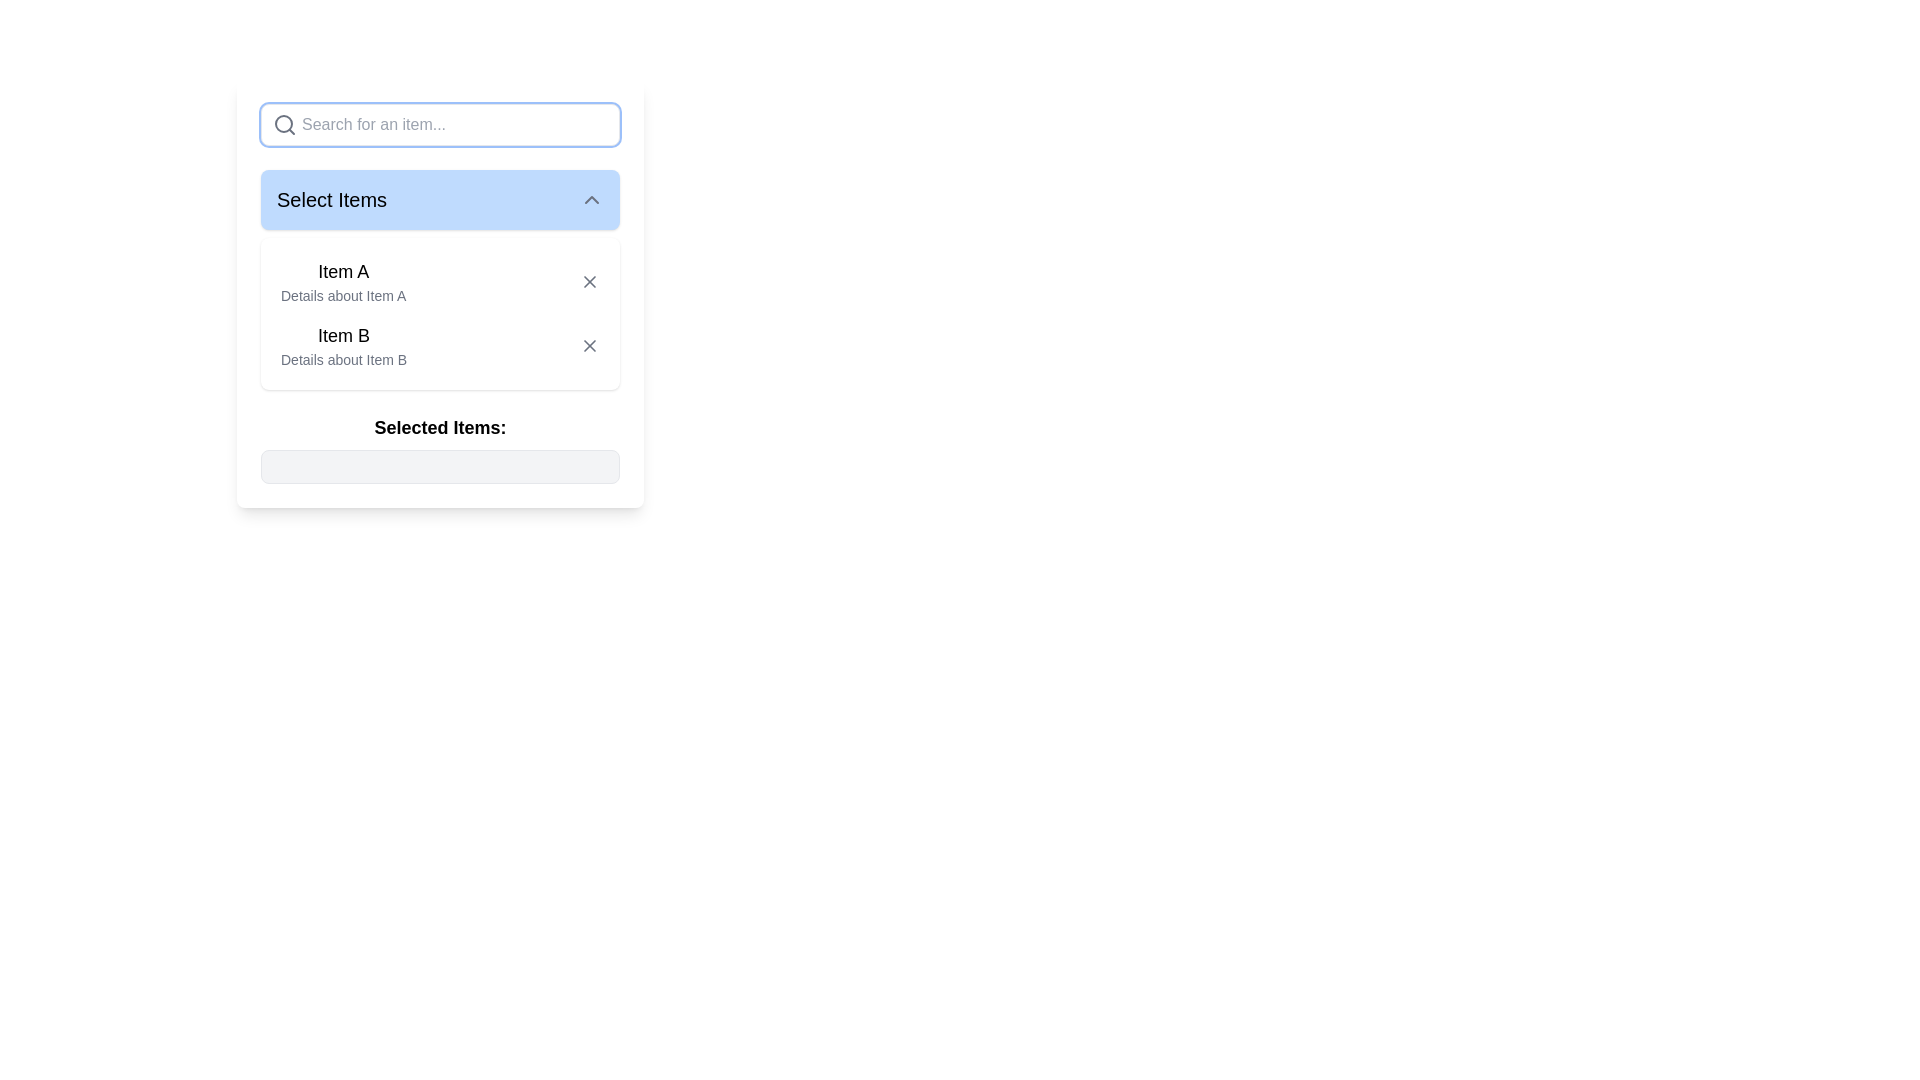 The image size is (1920, 1080). I want to click on the search icon, which is a light gray magnifying glass located at the left side of the input box, so click(283, 124).